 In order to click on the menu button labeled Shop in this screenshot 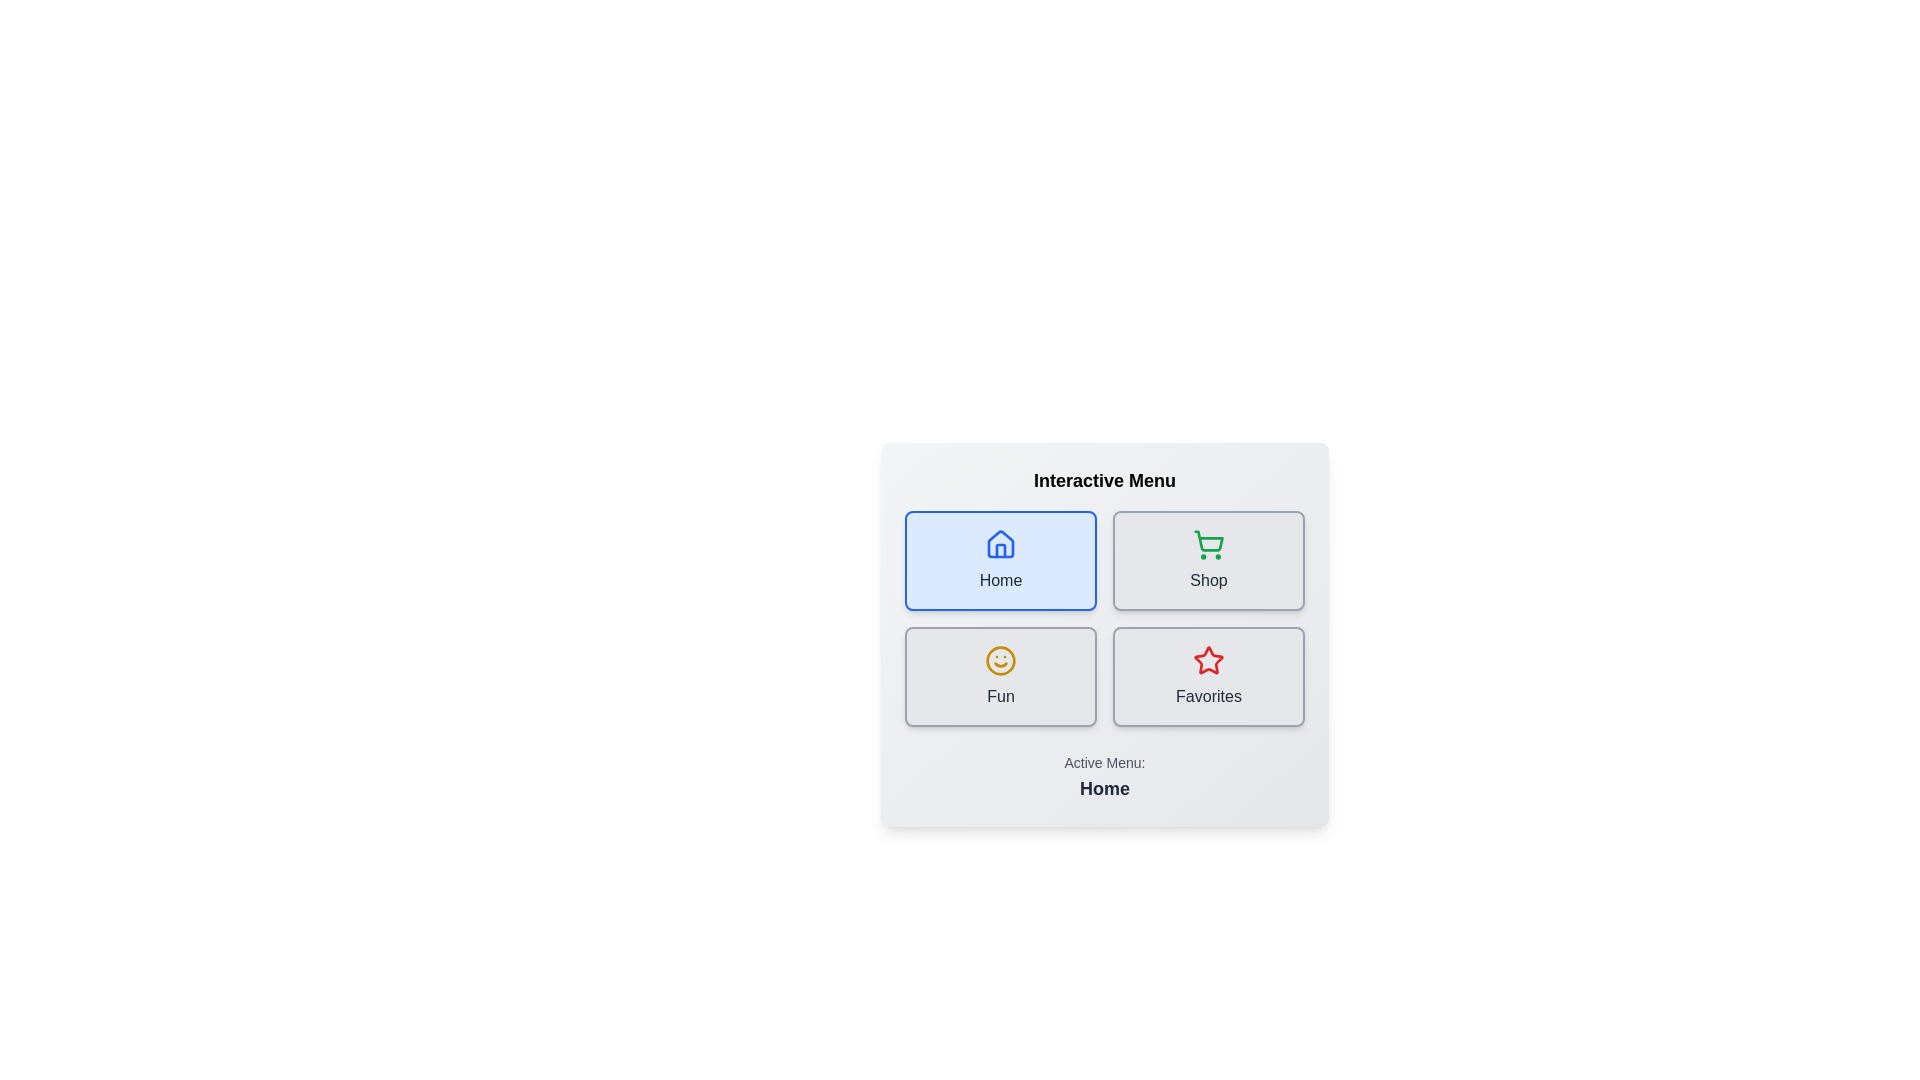, I will do `click(1208, 560)`.